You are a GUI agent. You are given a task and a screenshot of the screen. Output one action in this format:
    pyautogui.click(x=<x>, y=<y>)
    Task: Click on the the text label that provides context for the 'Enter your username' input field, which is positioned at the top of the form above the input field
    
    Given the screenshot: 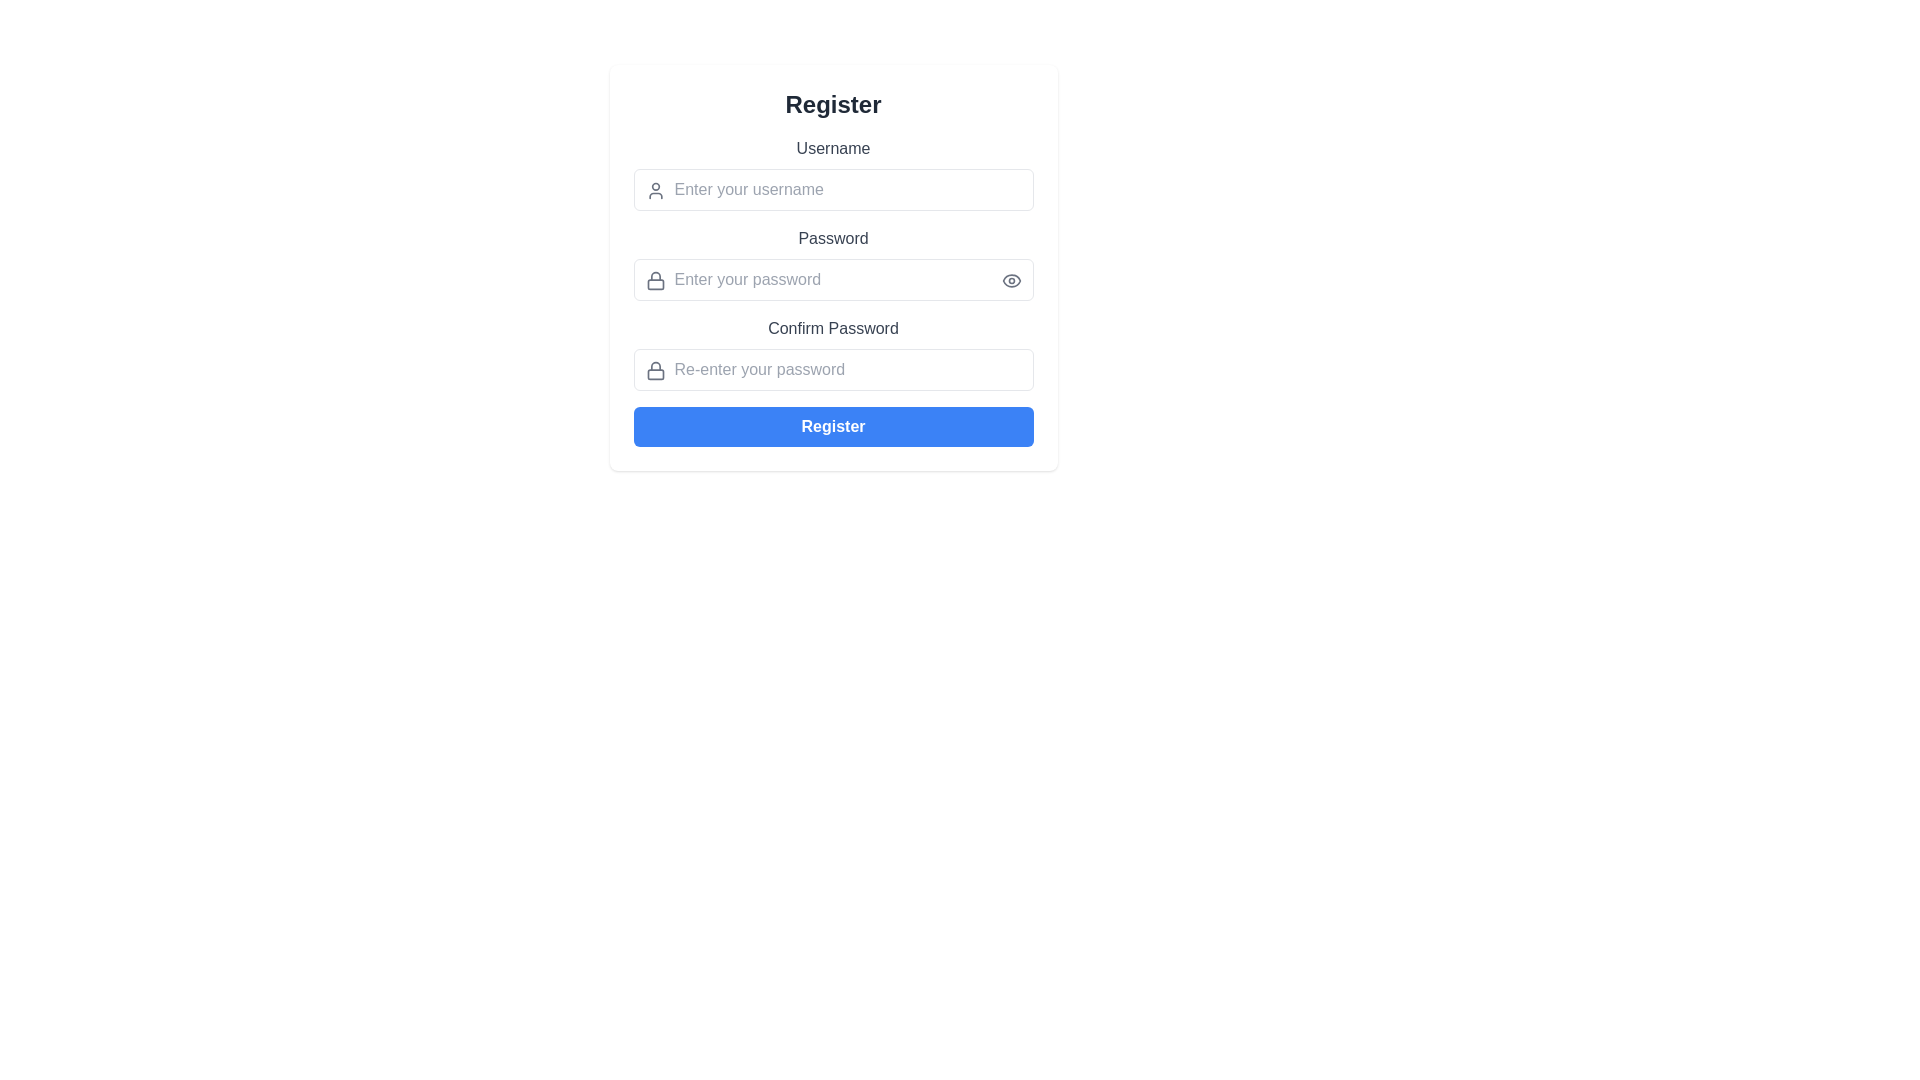 What is the action you would take?
    pyautogui.click(x=833, y=148)
    